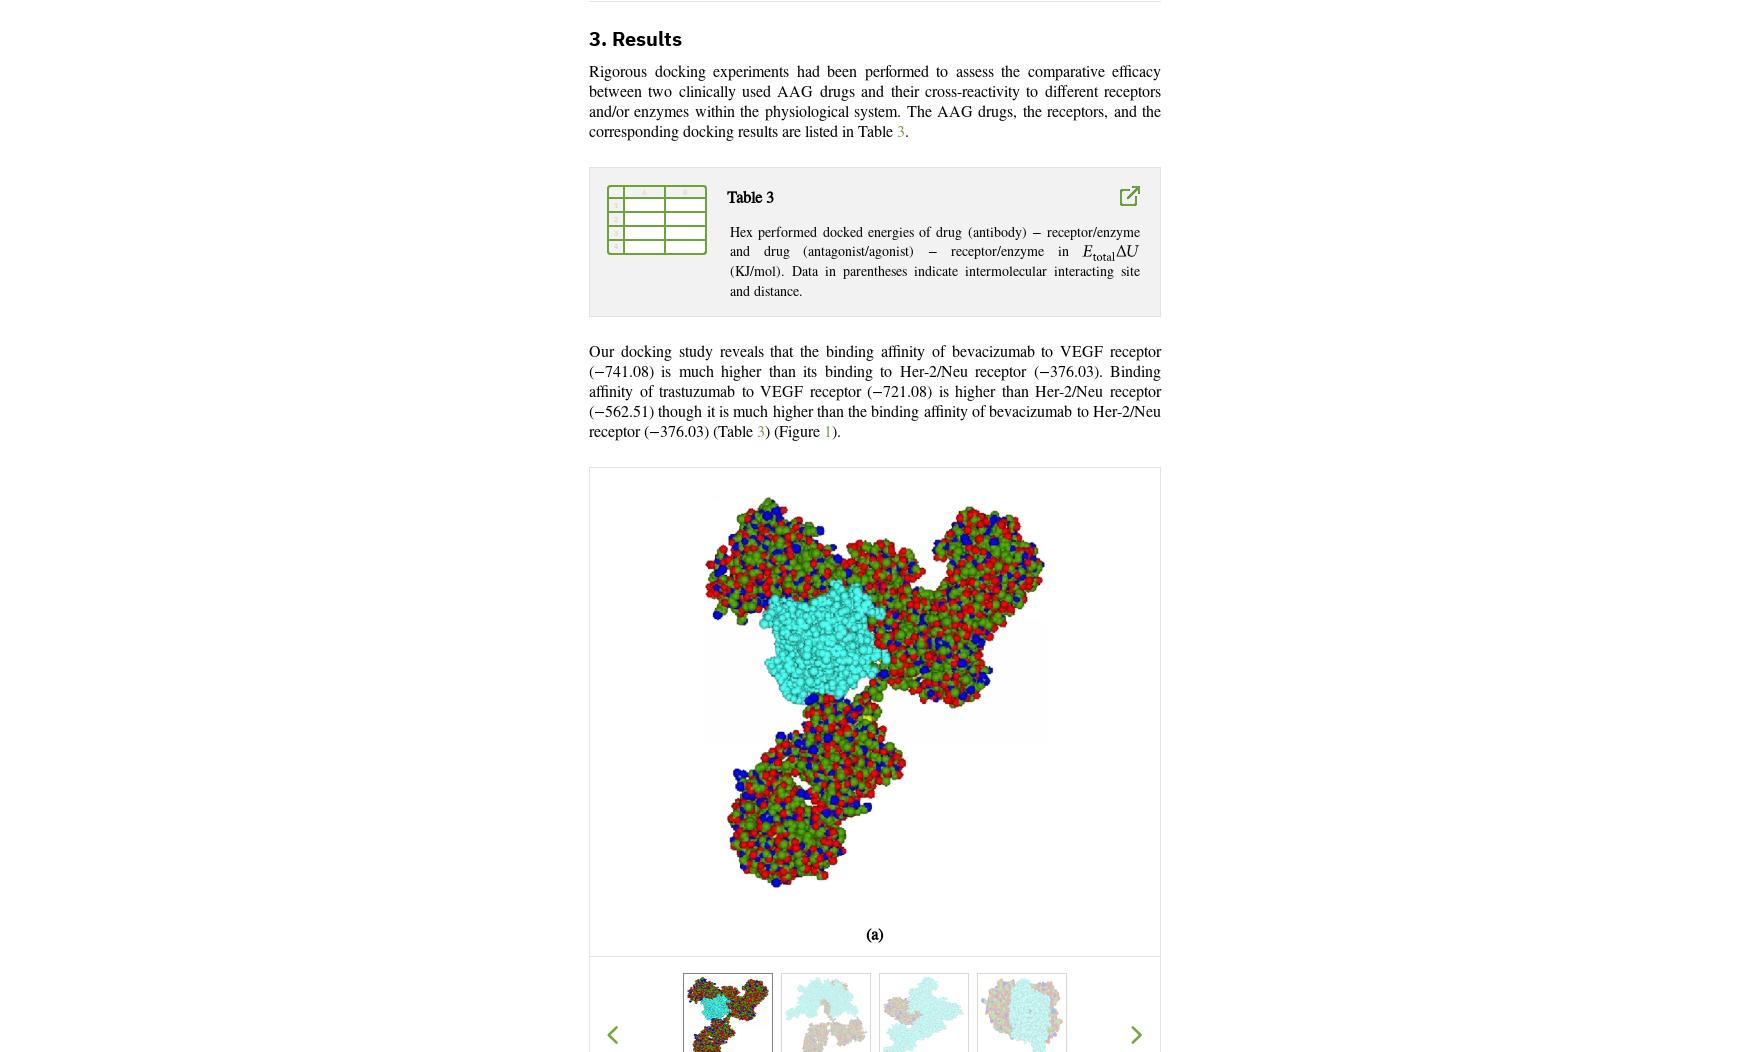 This screenshot has height=1052, width=1750. What do you see at coordinates (750, 197) in the screenshot?
I see `'Table 3'` at bounding box center [750, 197].